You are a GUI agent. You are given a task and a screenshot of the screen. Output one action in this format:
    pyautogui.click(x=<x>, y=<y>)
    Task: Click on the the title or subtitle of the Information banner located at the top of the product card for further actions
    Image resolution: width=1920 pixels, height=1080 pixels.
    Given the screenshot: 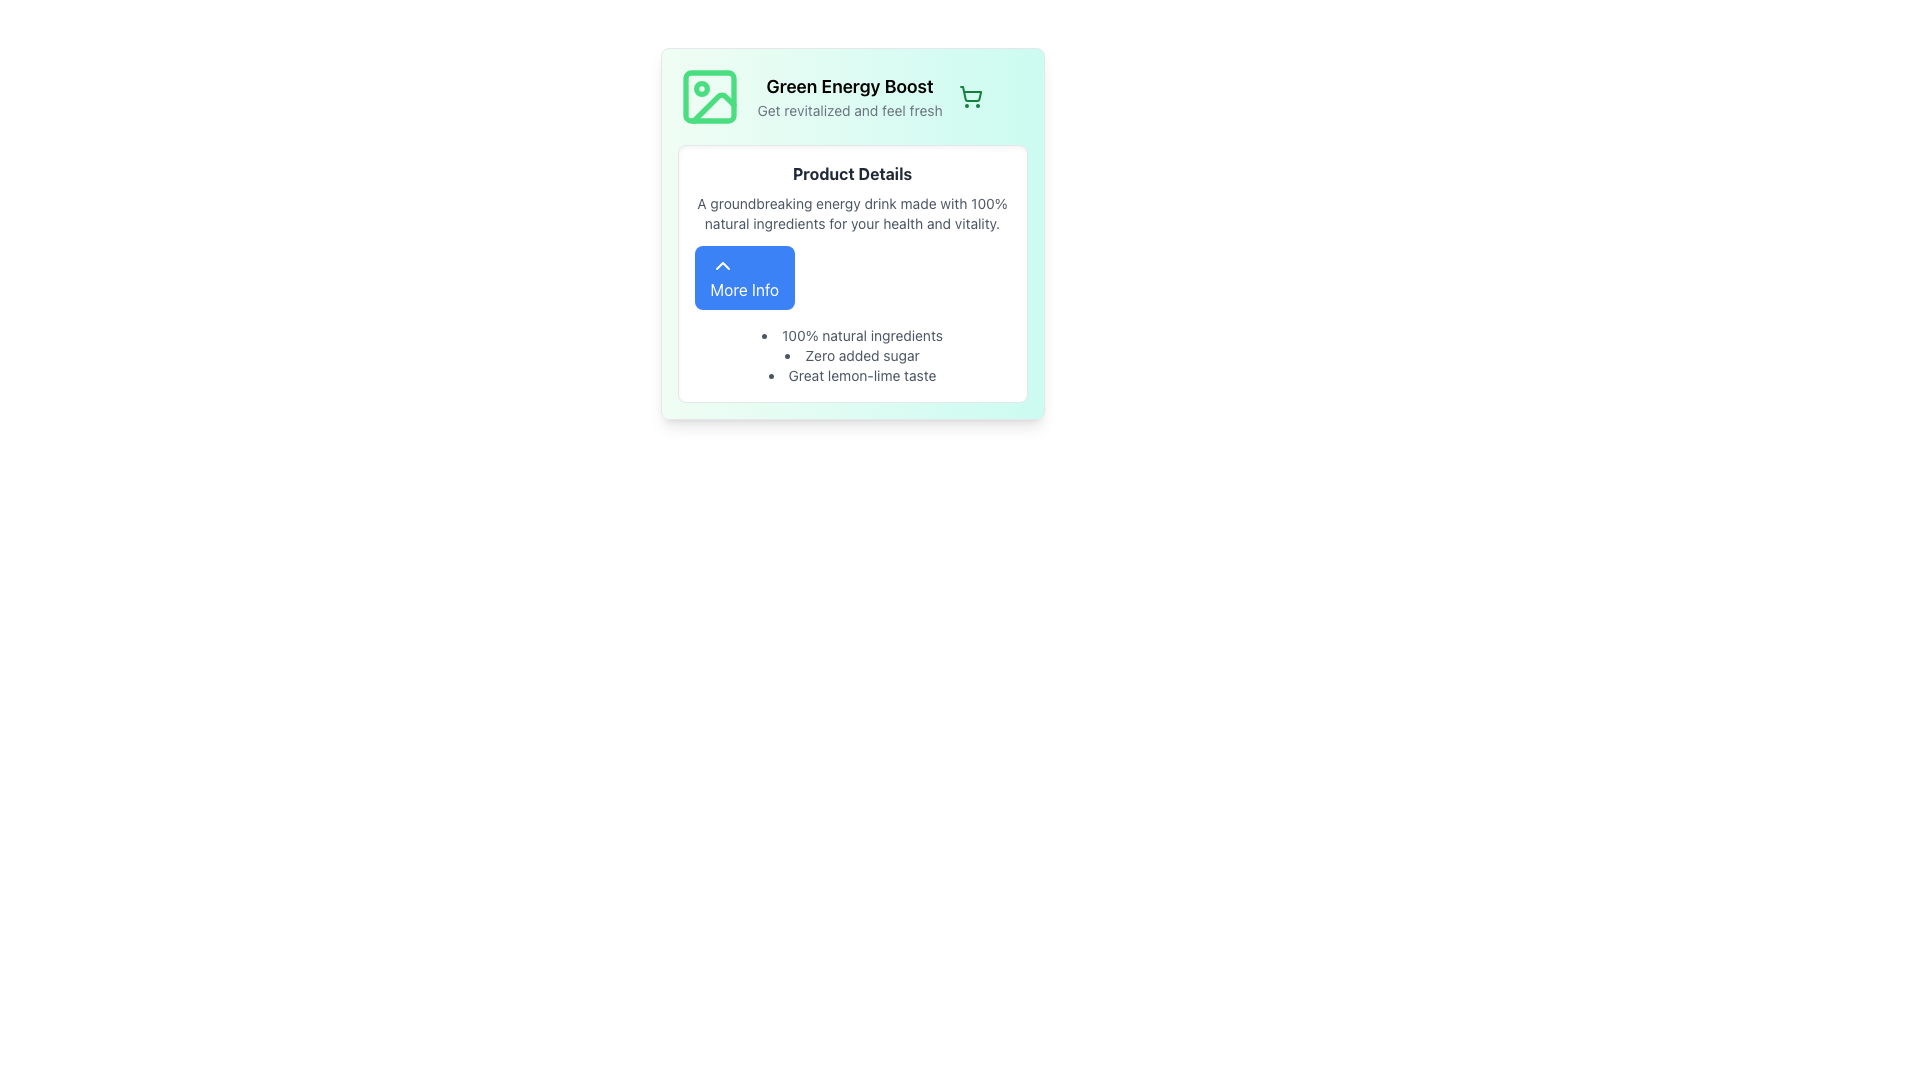 What is the action you would take?
    pyautogui.click(x=852, y=96)
    